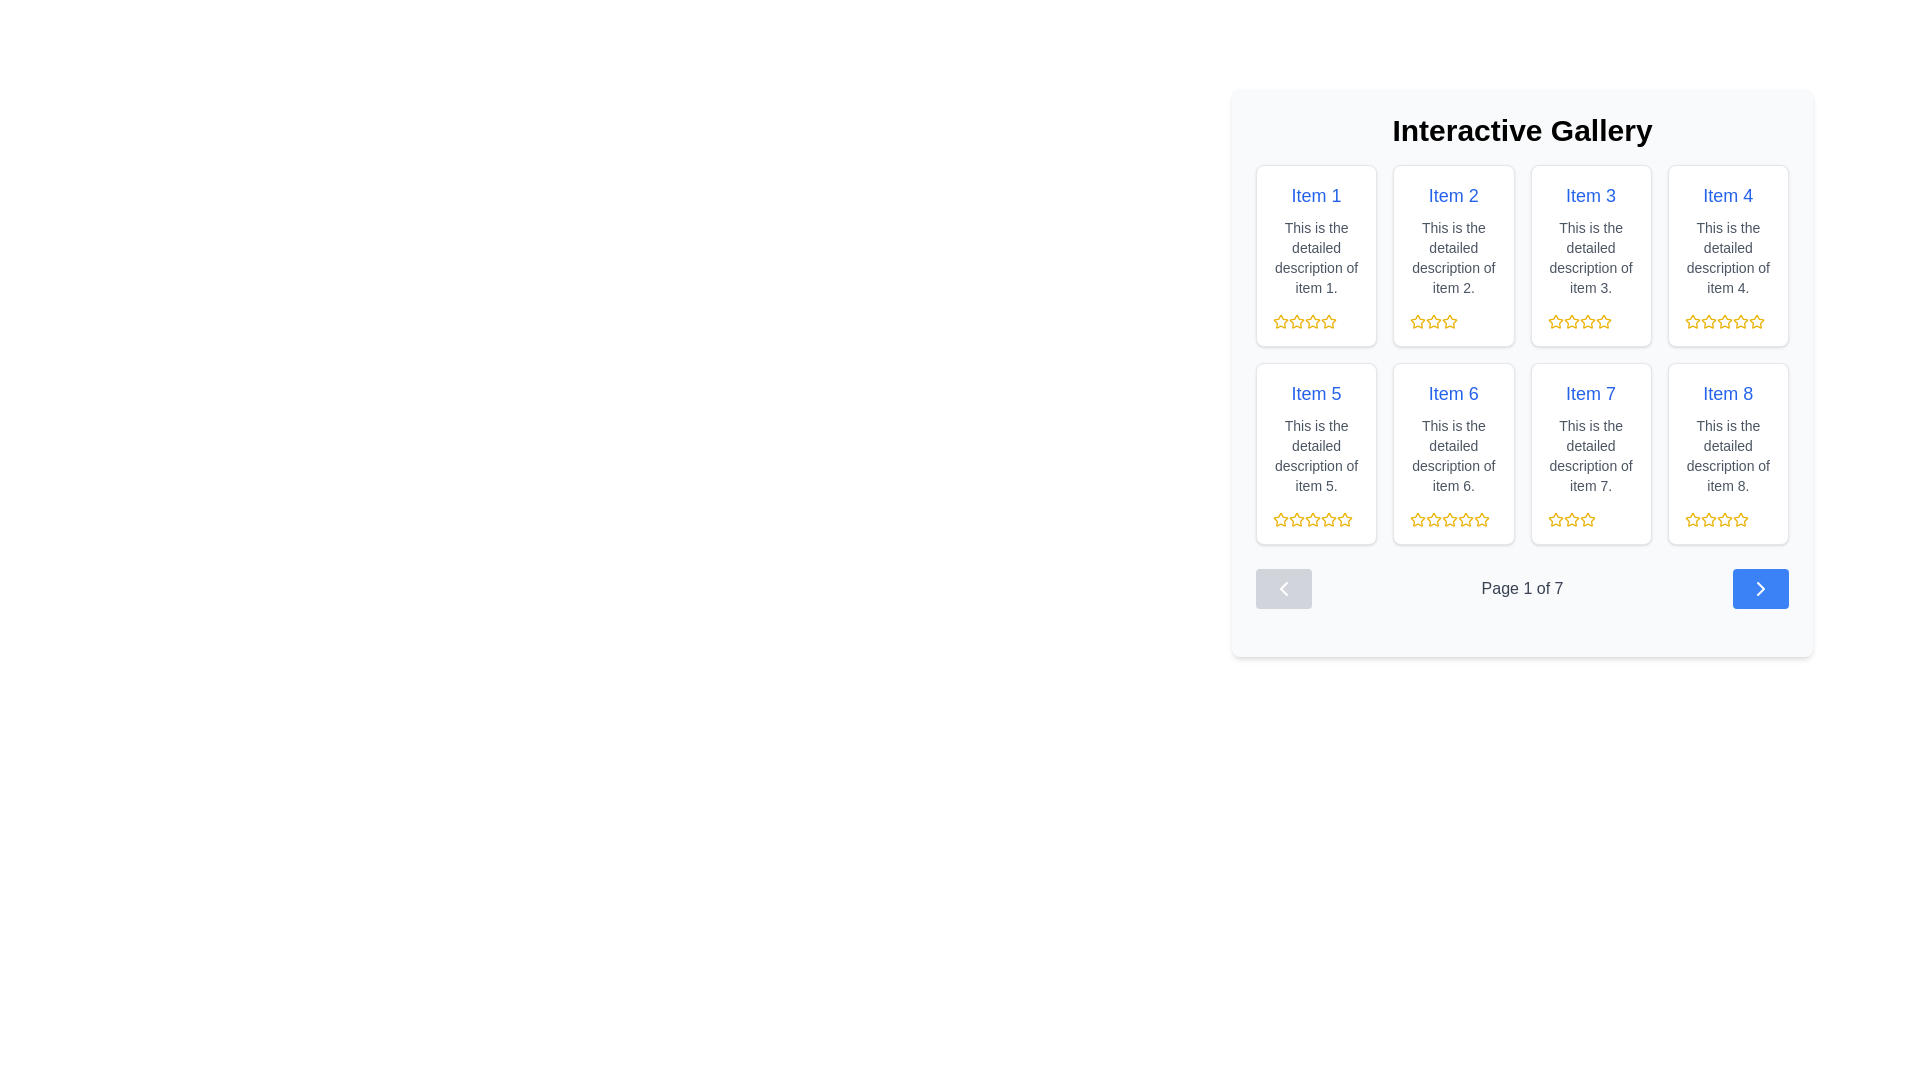 Image resolution: width=1920 pixels, height=1080 pixels. I want to click on the centered star in the rating section of the 'Item 4' card, so click(1755, 320).